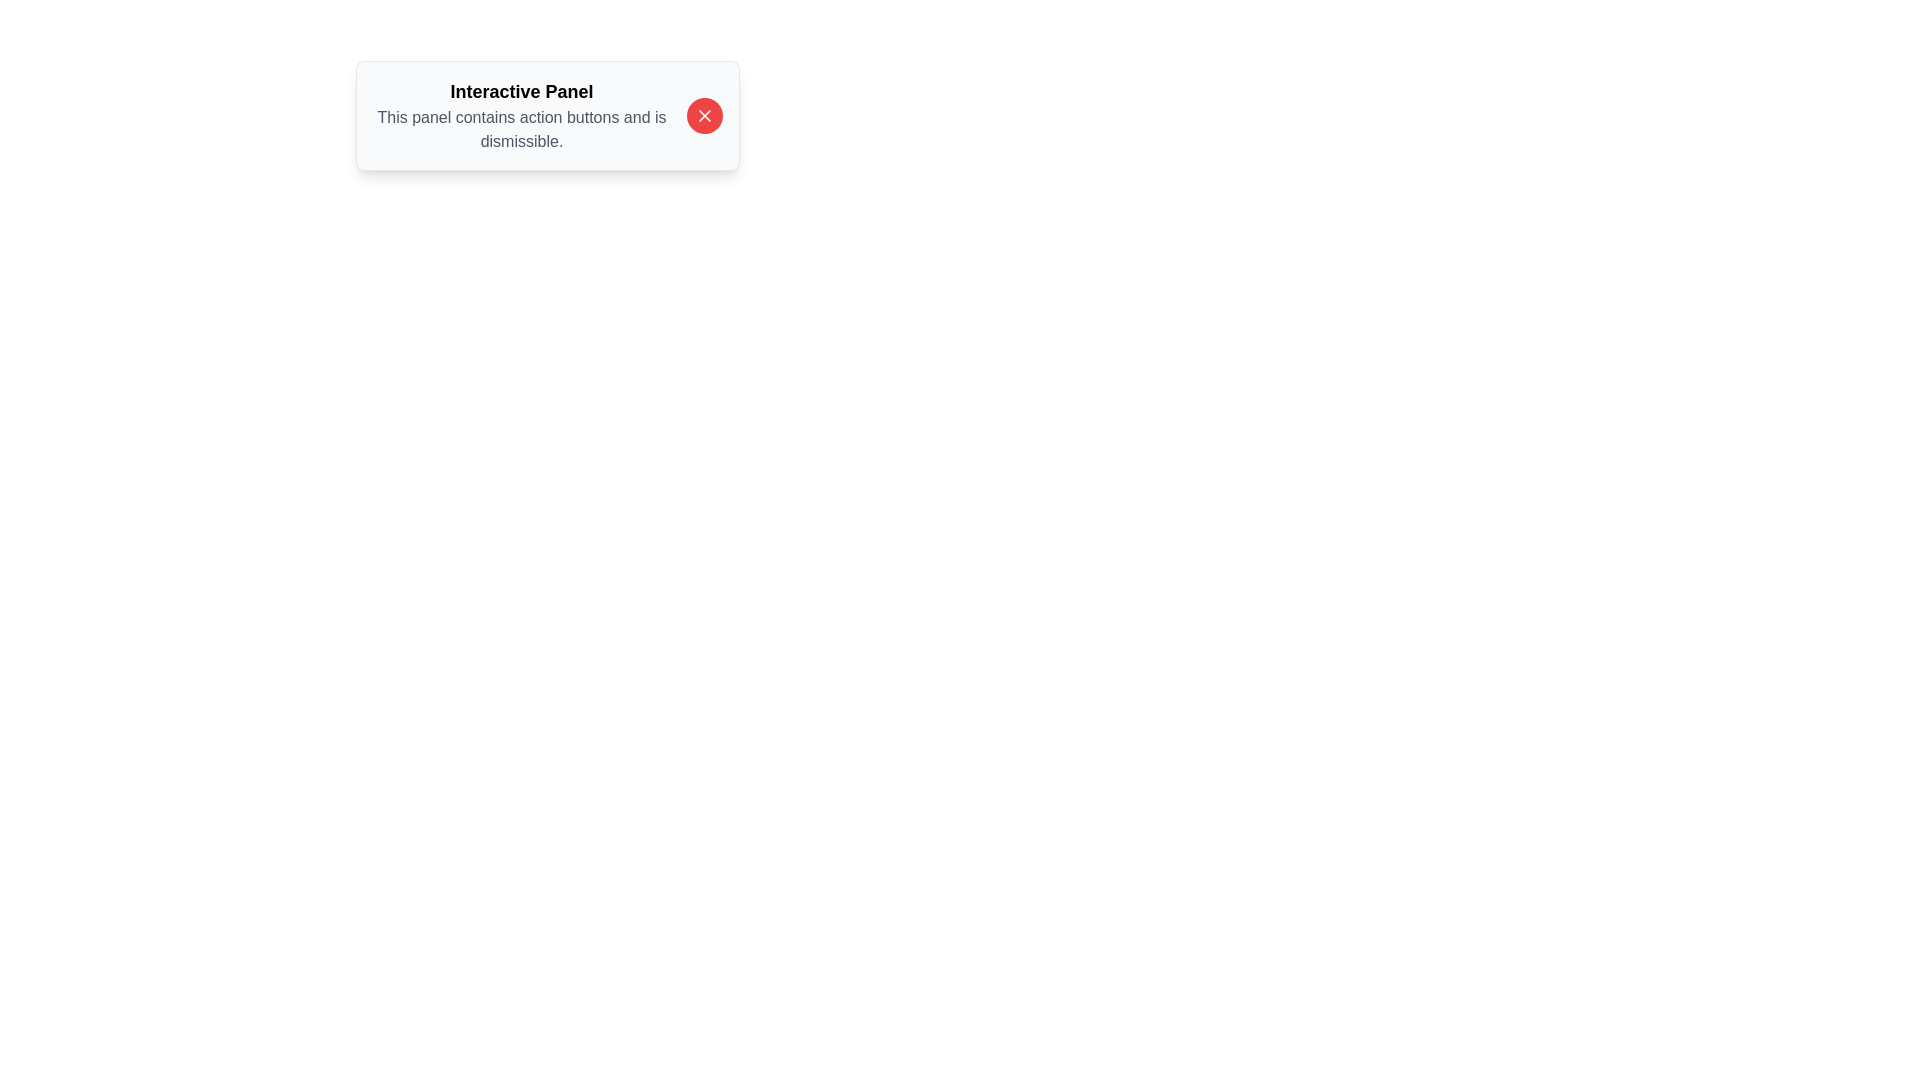 This screenshot has height=1080, width=1920. I want to click on the small red circular icon with a white cross located in the top-right corner of the panel, so click(705, 115).